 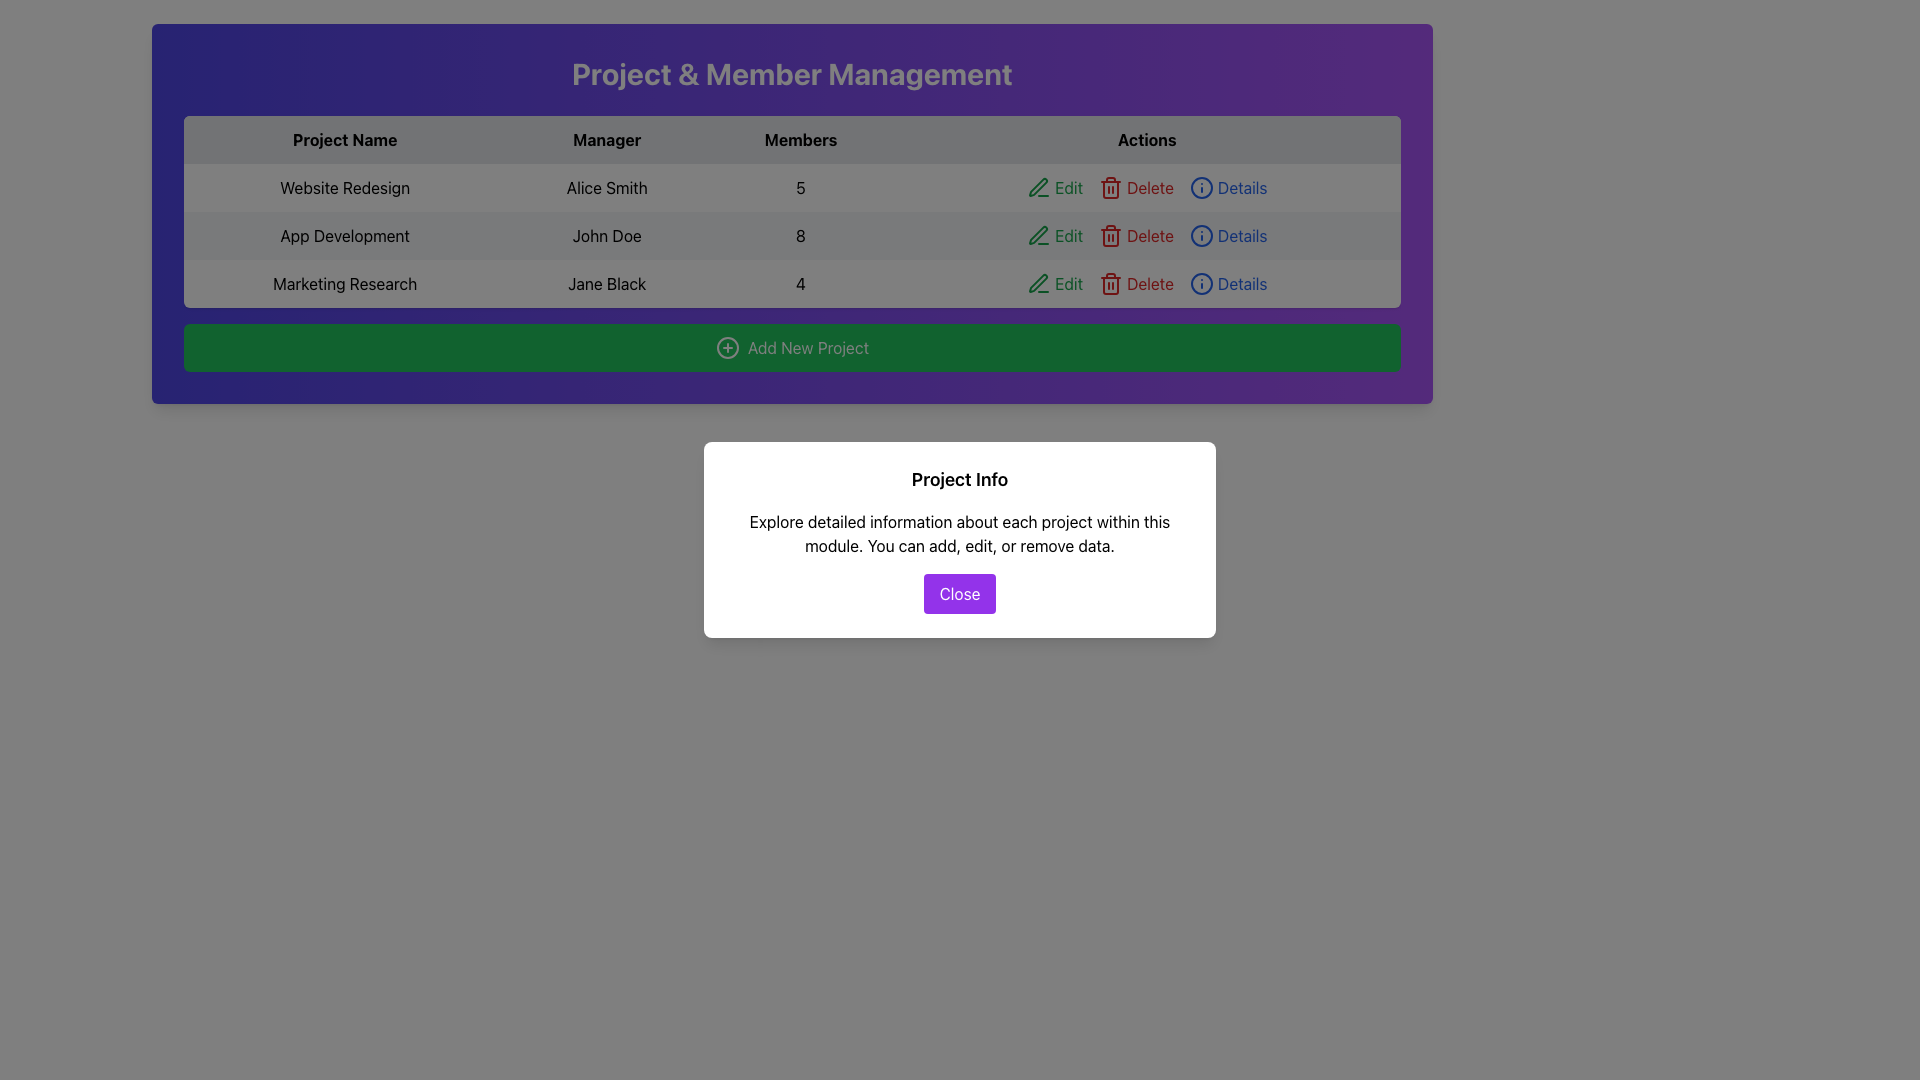 I want to click on the informational label displaying the number '4' in the 'Members' column of the 'Marketing Research' row in the table, so click(x=801, y=284).